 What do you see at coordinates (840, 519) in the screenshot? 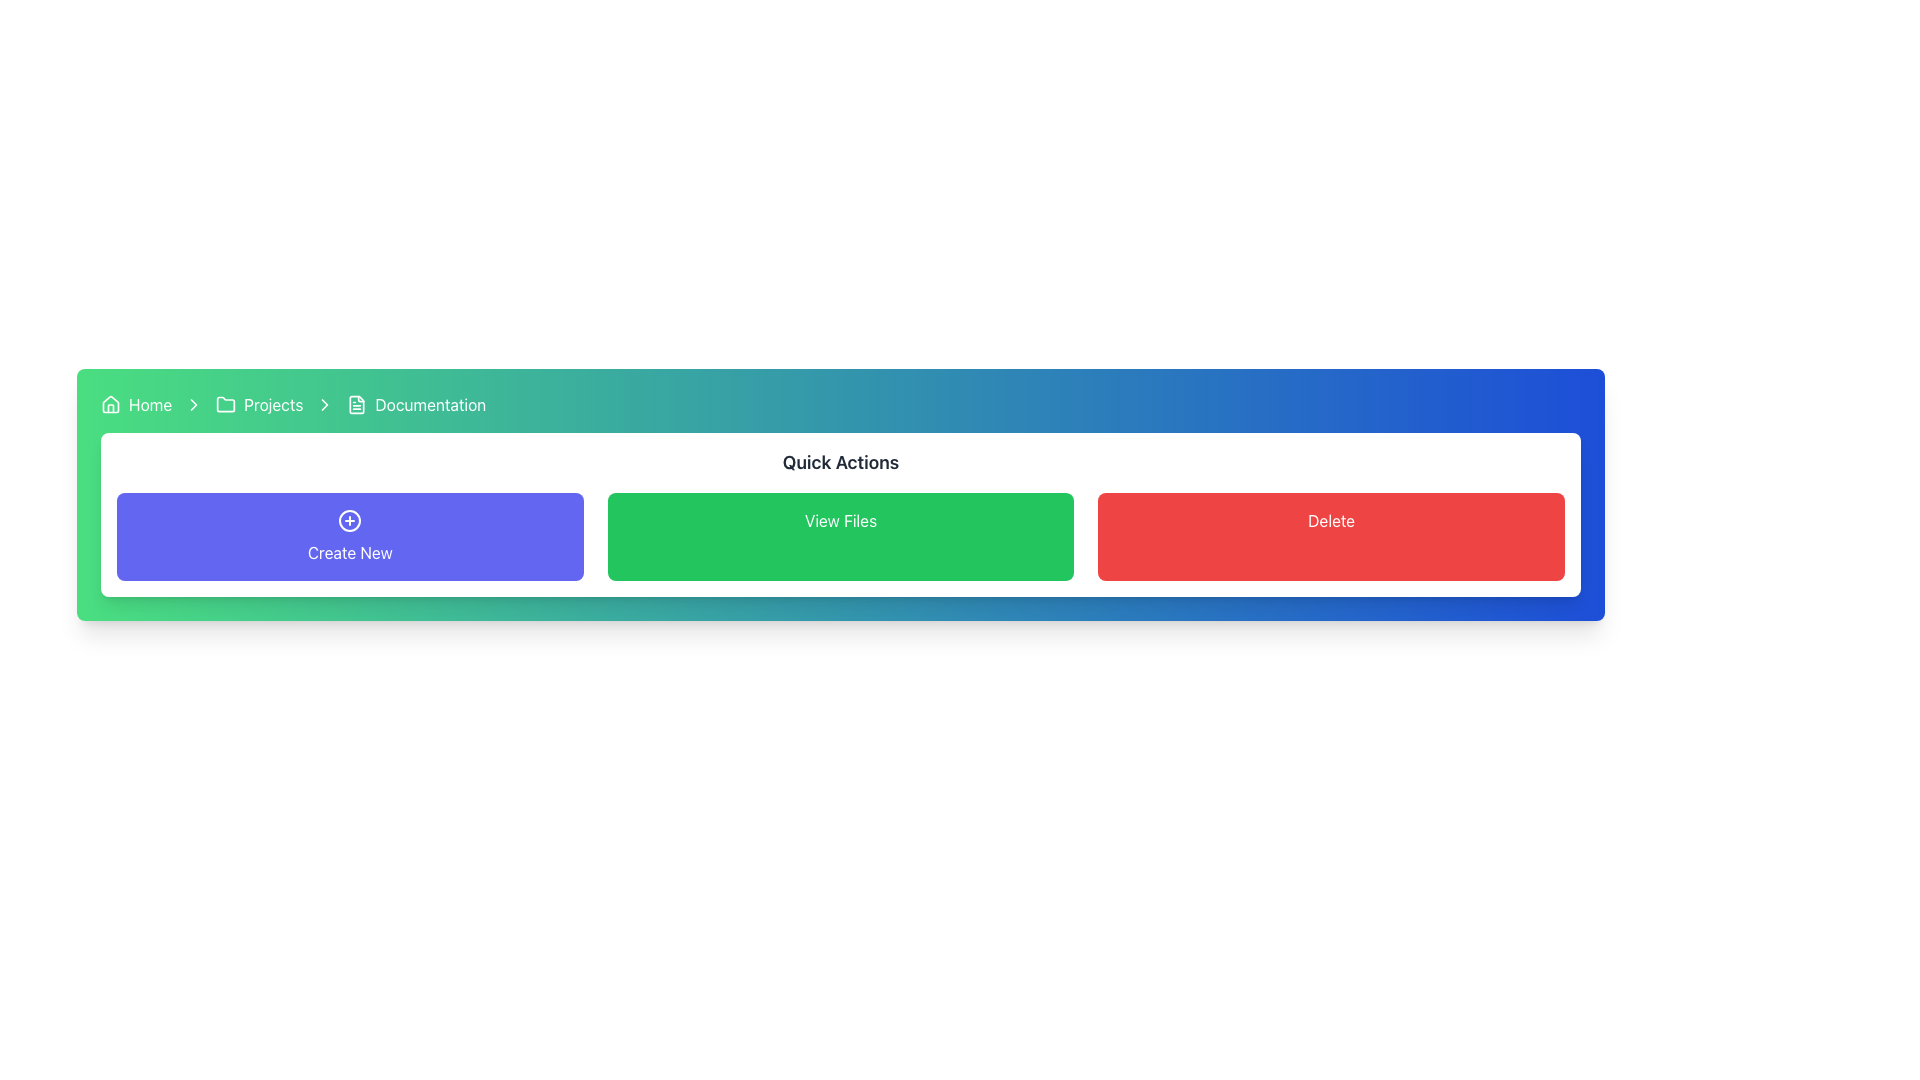
I see `the text label displaying 'View Files' which is centered within a rectangular green button in the Quick Actions row` at bounding box center [840, 519].